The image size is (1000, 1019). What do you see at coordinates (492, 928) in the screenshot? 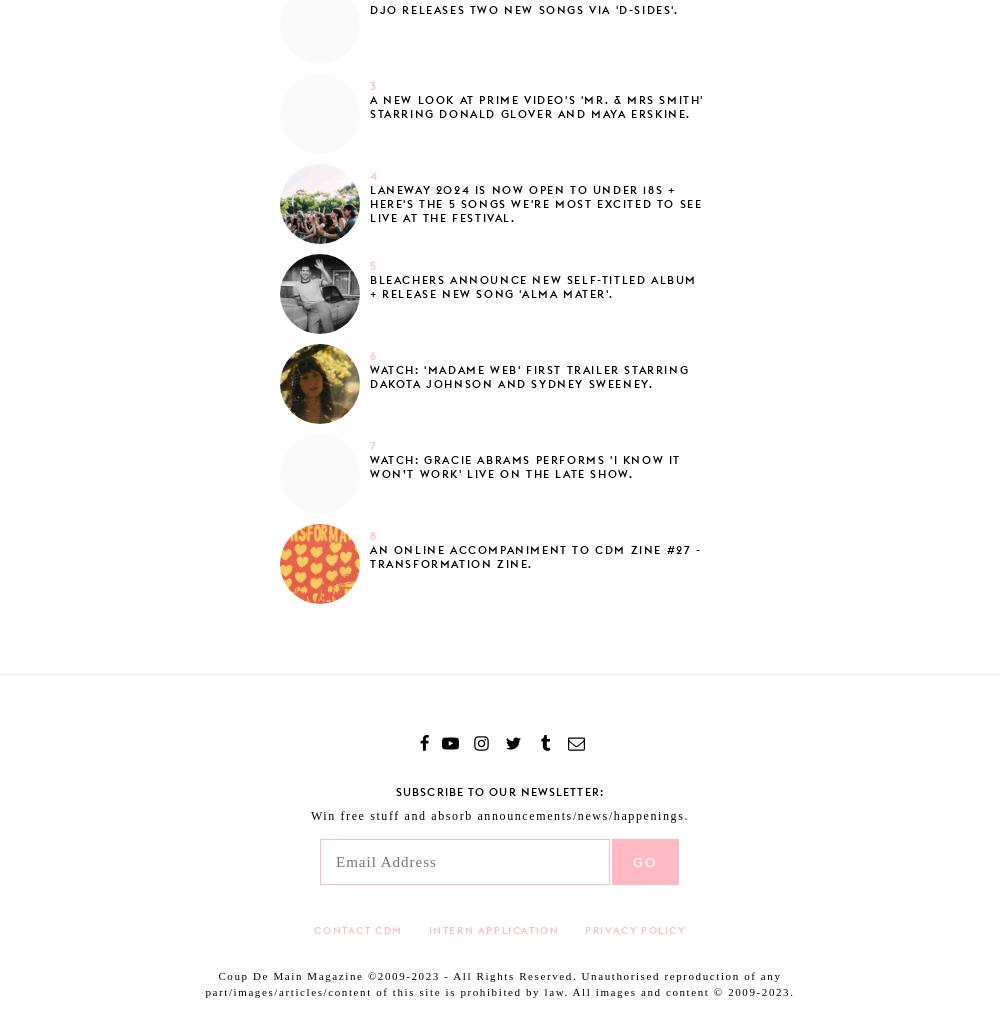
I see `'intern application'` at bounding box center [492, 928].